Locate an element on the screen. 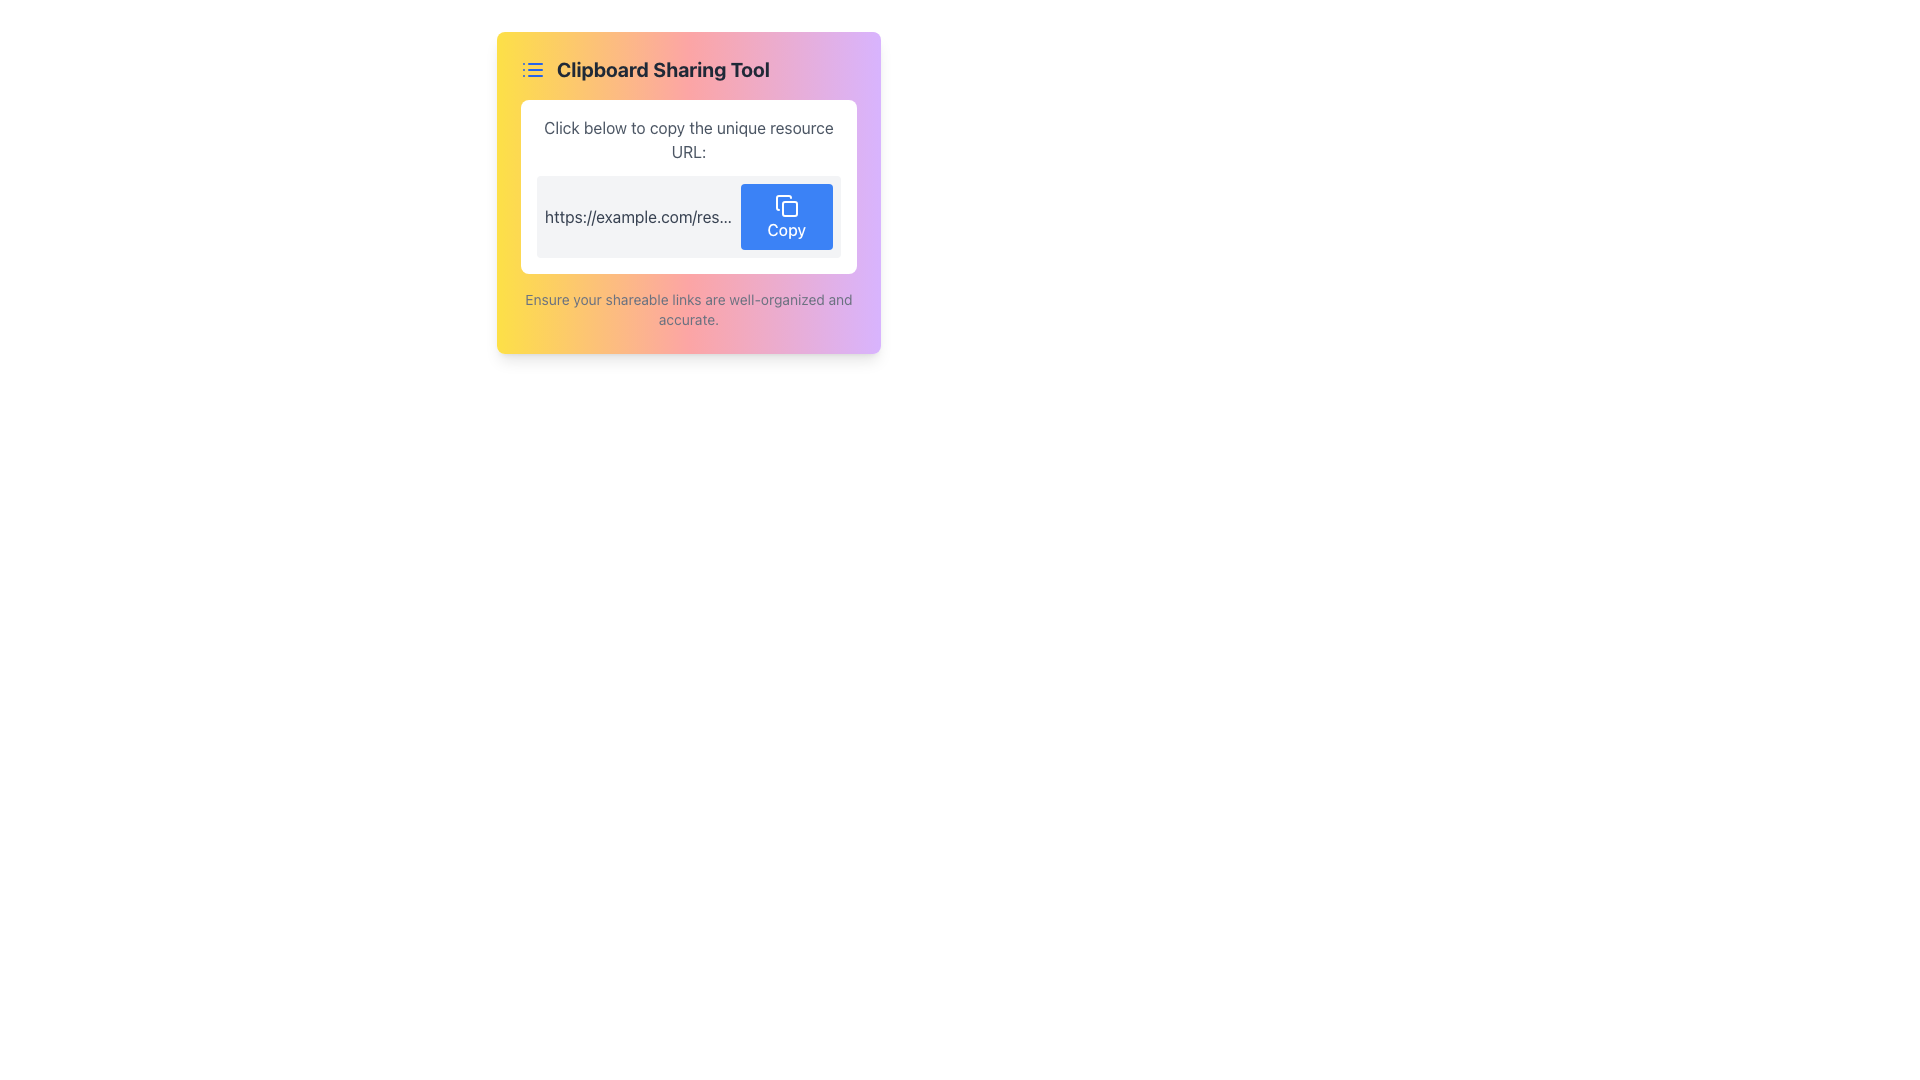  the aesthetic contribution of the copy action icon, which is part of a grouped icon structure above the blue 'Copy' button is located at coordinates (782, 202).